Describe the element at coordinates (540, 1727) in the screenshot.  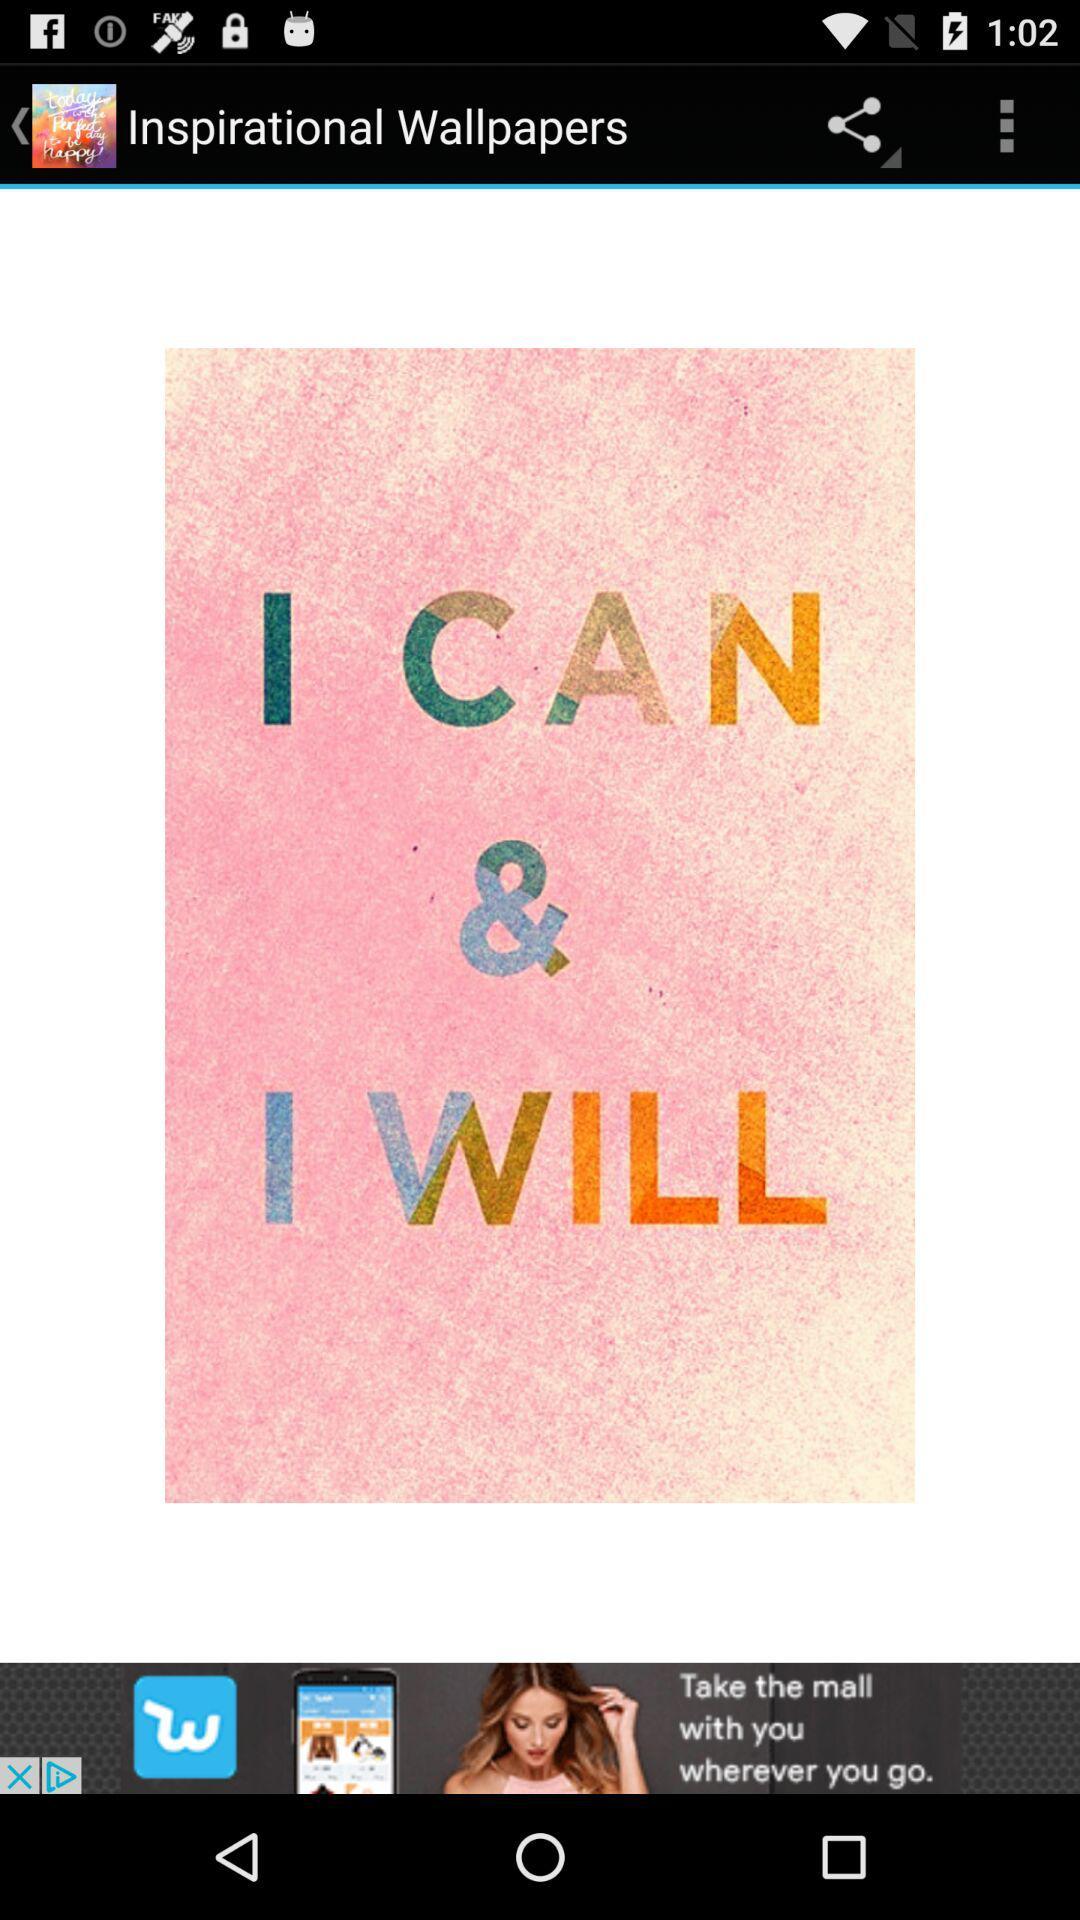
I see `visit the advertisement 's website` at that location.